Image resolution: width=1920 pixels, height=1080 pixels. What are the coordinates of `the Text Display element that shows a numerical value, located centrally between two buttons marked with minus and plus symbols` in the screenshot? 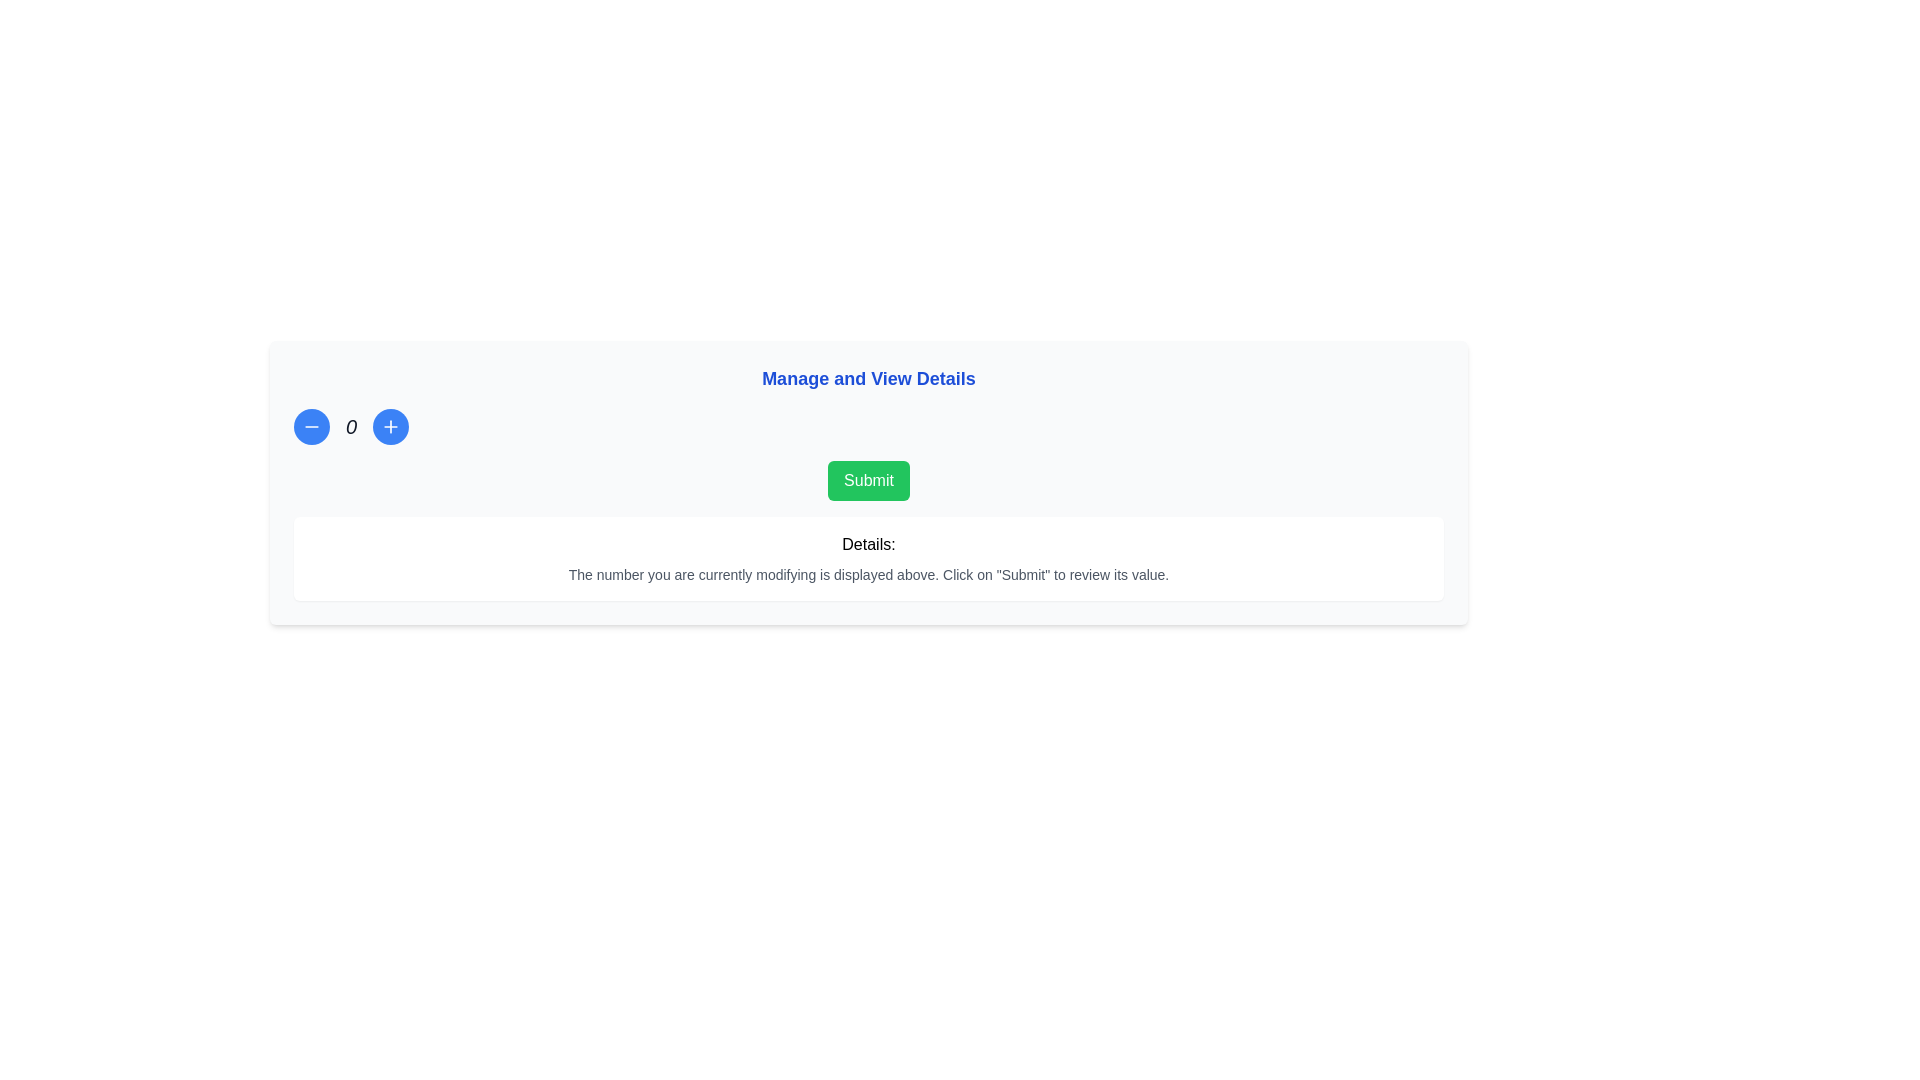 It's located at (351, 426).